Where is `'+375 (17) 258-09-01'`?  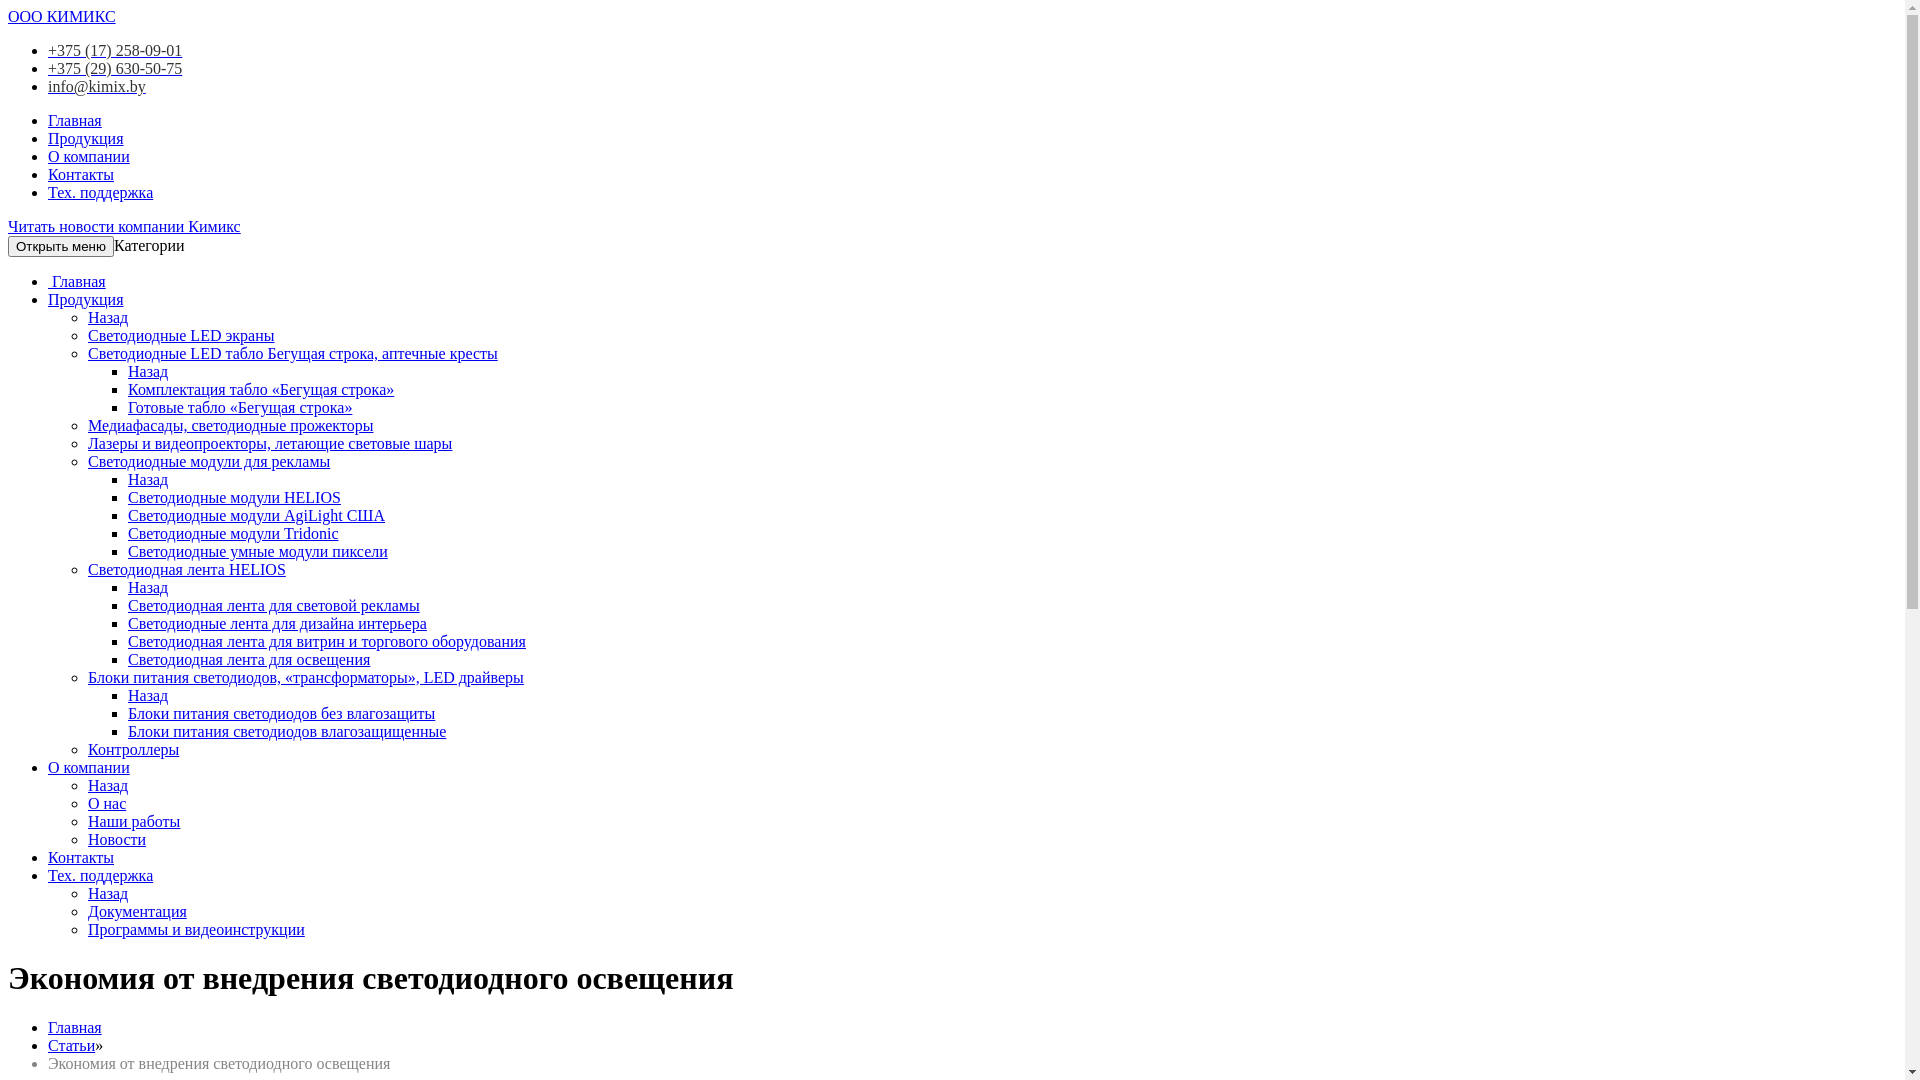 '+375 (17) 258-09-01' is located at coordinates (114, 49).